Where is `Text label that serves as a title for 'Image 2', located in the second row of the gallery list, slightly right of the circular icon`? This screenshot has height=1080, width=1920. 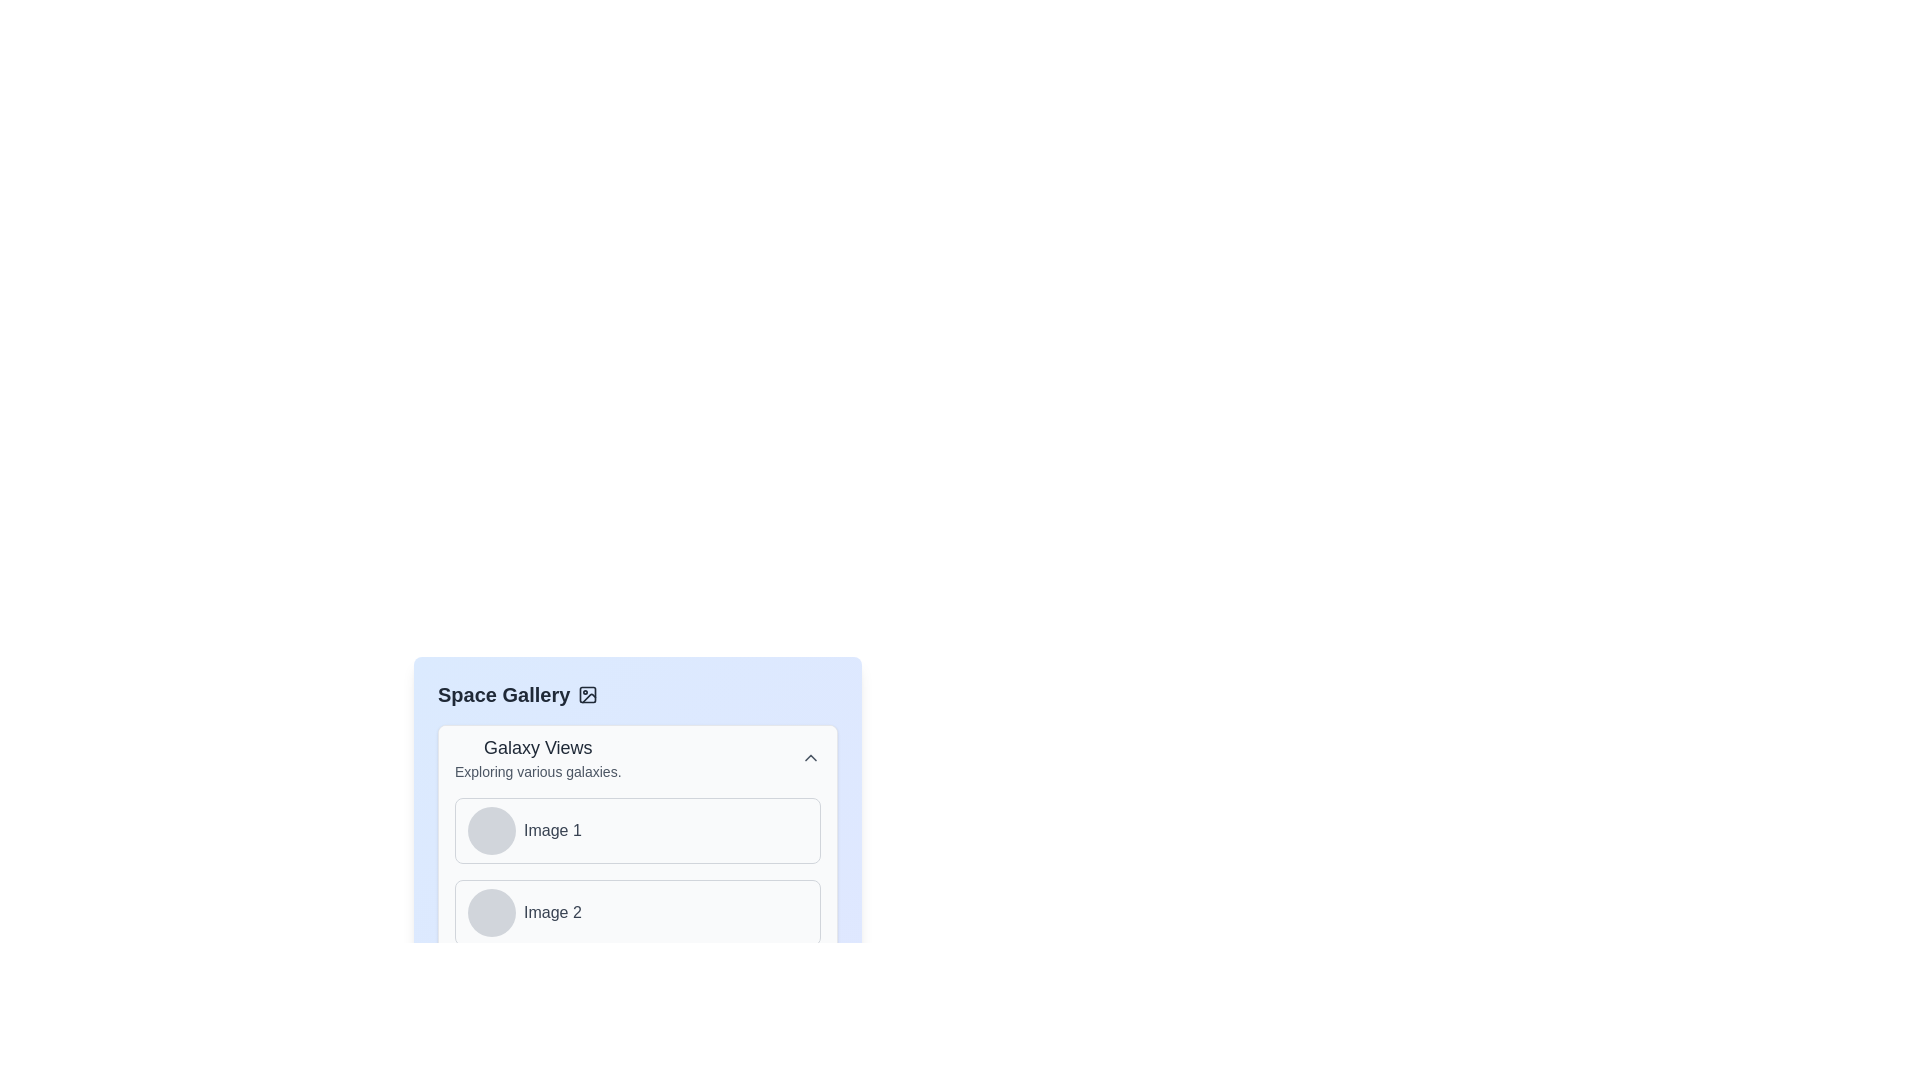 Text label that serves as a title for 'Image 2', located in the second row of the gallery list, slightly right of the circular icon is located at coordinates (552, 913).